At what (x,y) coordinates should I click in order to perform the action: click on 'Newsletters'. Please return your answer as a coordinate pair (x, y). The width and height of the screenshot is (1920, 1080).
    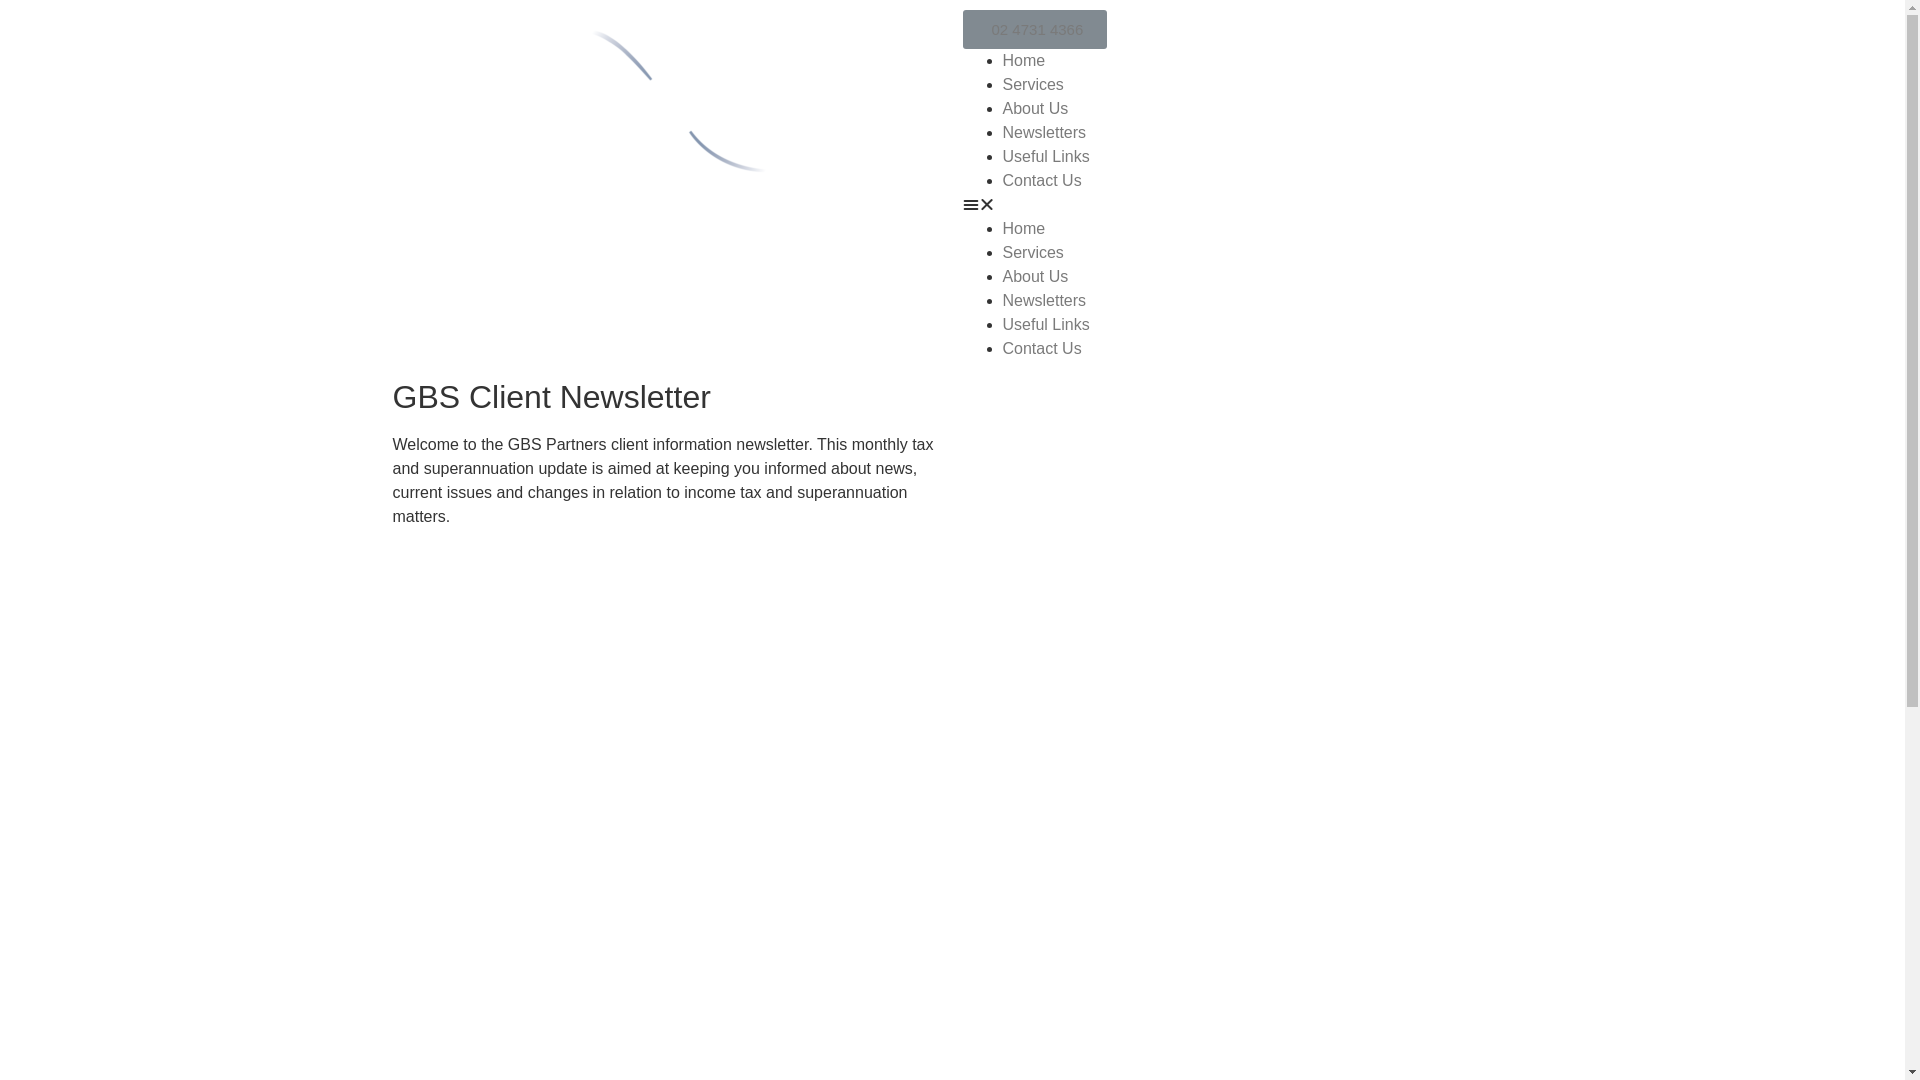
    Looking at the image, I should click on (1002, 132).